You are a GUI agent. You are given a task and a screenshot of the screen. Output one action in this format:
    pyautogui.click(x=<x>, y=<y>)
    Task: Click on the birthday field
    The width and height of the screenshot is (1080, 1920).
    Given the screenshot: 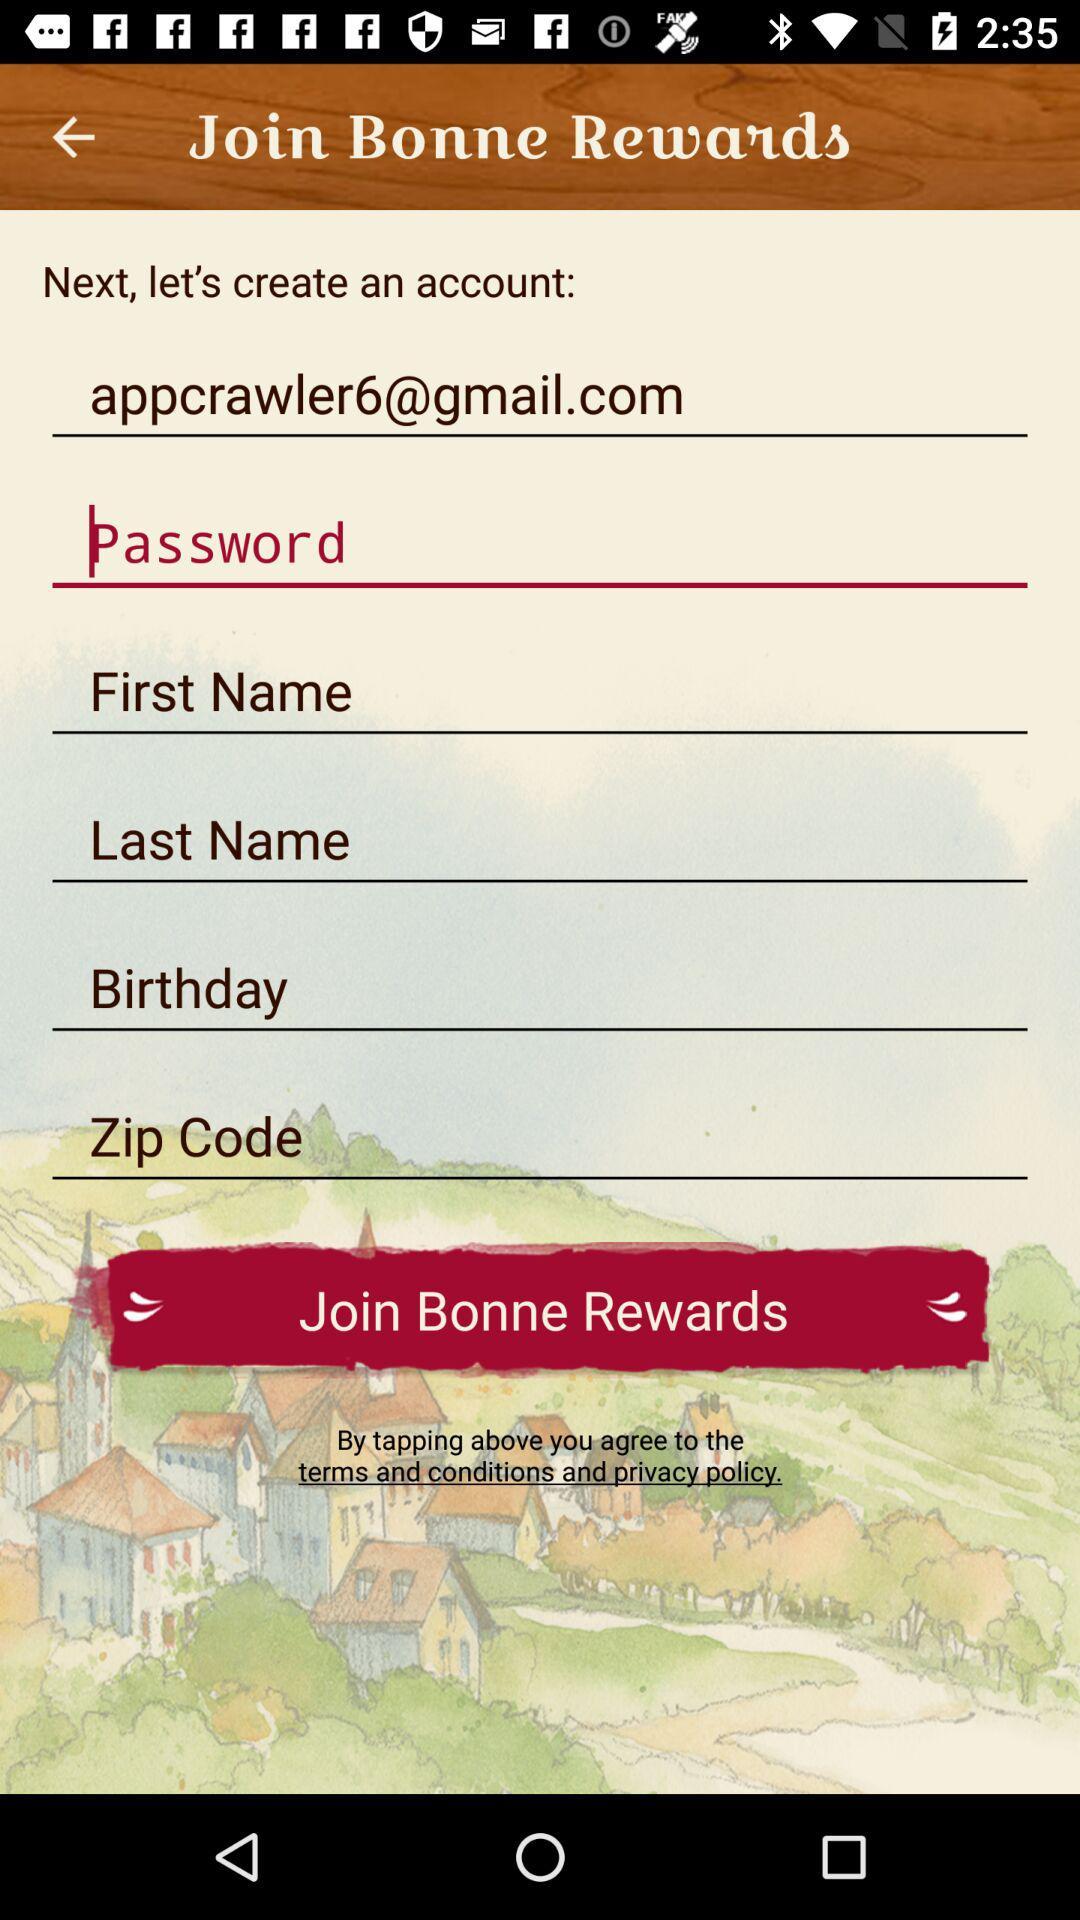 What is the action you would take?
    pyautogui.click(x=540, y=987)
    